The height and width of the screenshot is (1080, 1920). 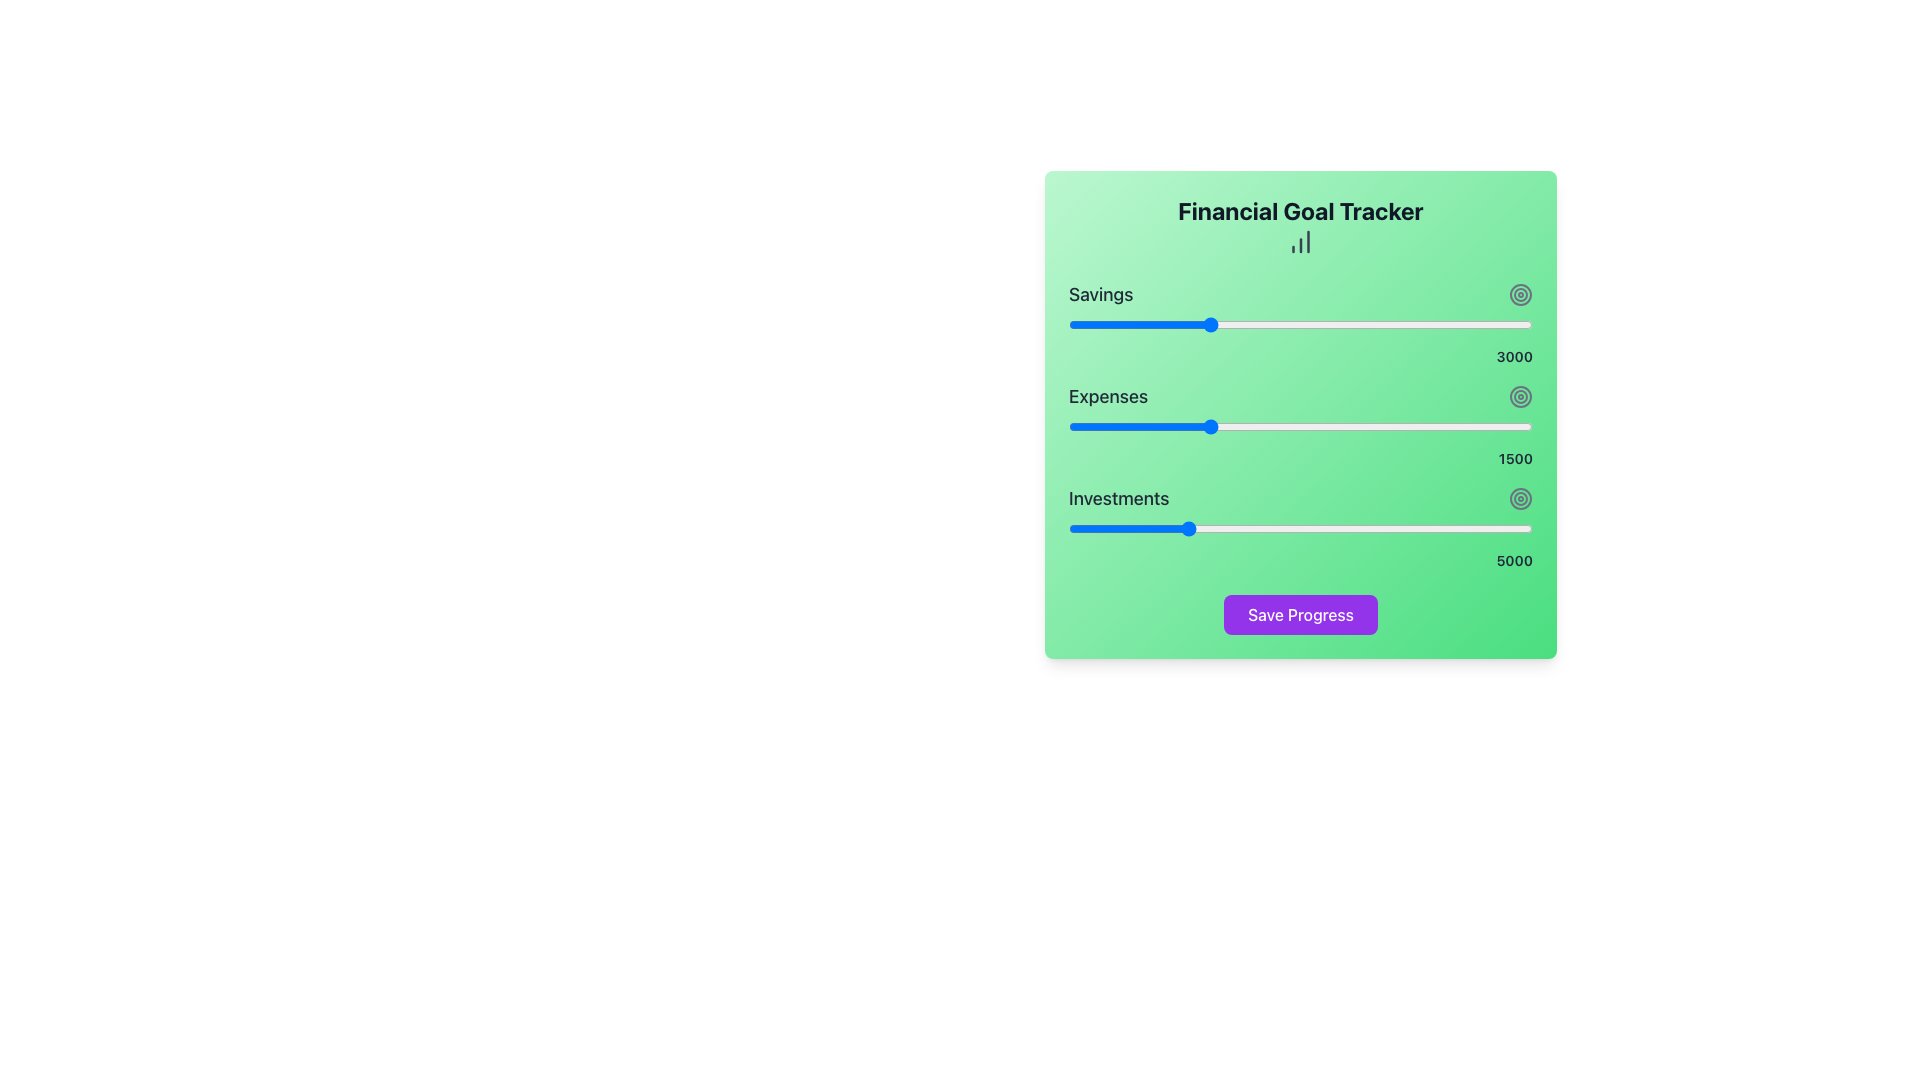 What do you see at coordinates (1300, 323) in the screenshot?
I see `the range slider located beneath the 'Savings' text to set the desired value within the range of 0 to 10000` at bounding box center [1300, 323].